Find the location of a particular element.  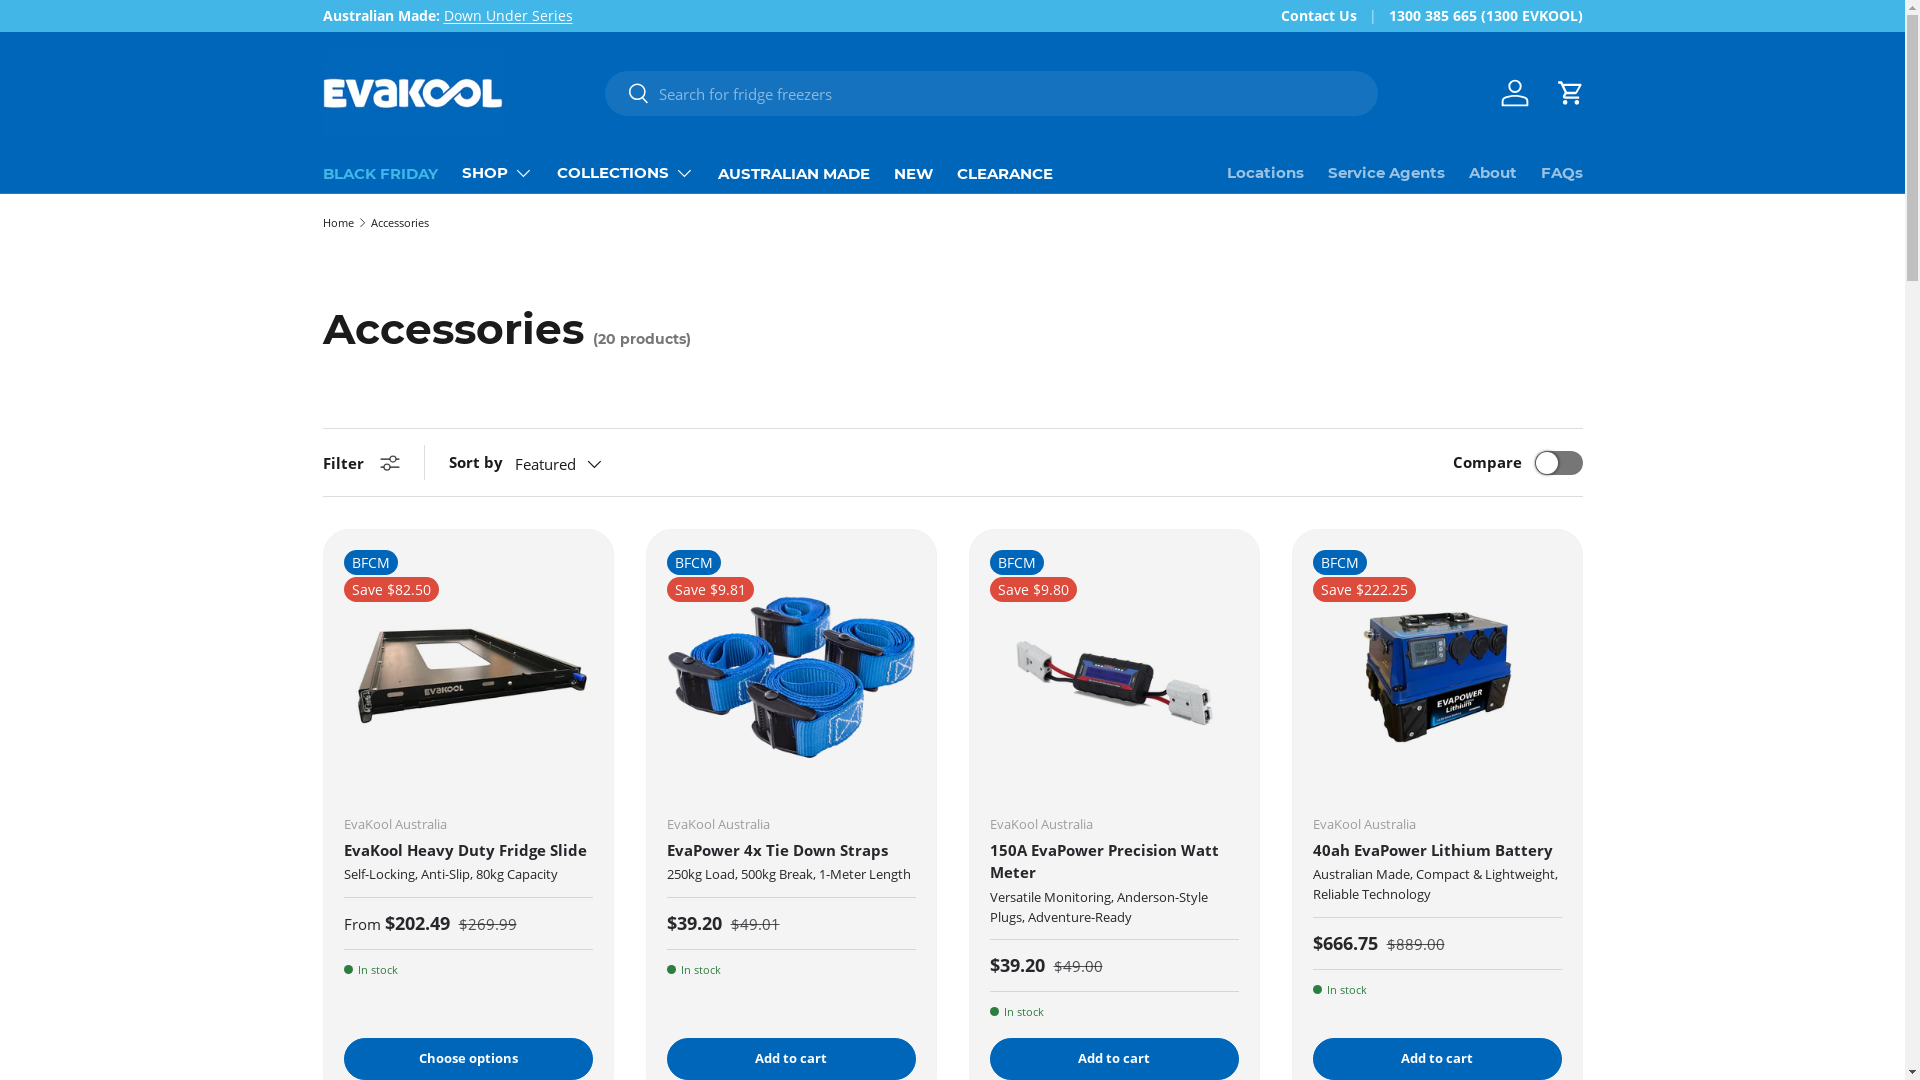

'Contact Us' is located at coordinates (1334, 15).